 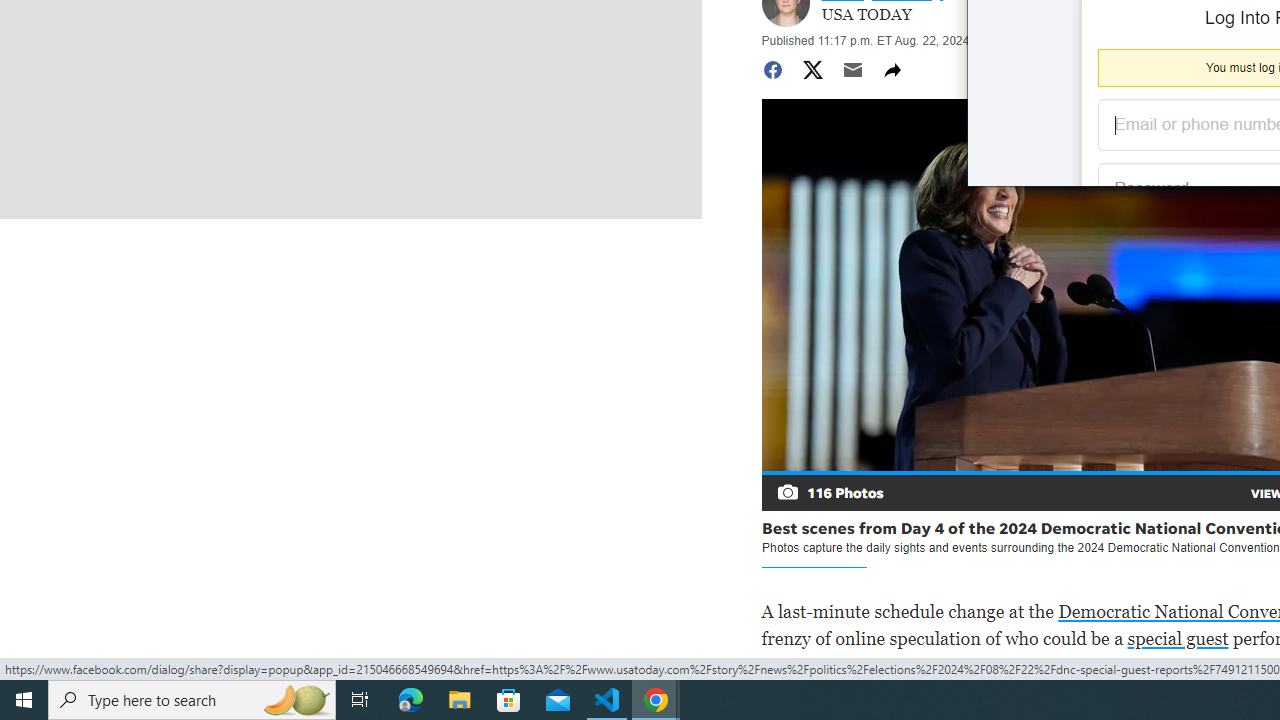 What do you see at coordinates (891, 68) in the screenshot?
I see `'Share natively'` at bounding box center [891, 68].